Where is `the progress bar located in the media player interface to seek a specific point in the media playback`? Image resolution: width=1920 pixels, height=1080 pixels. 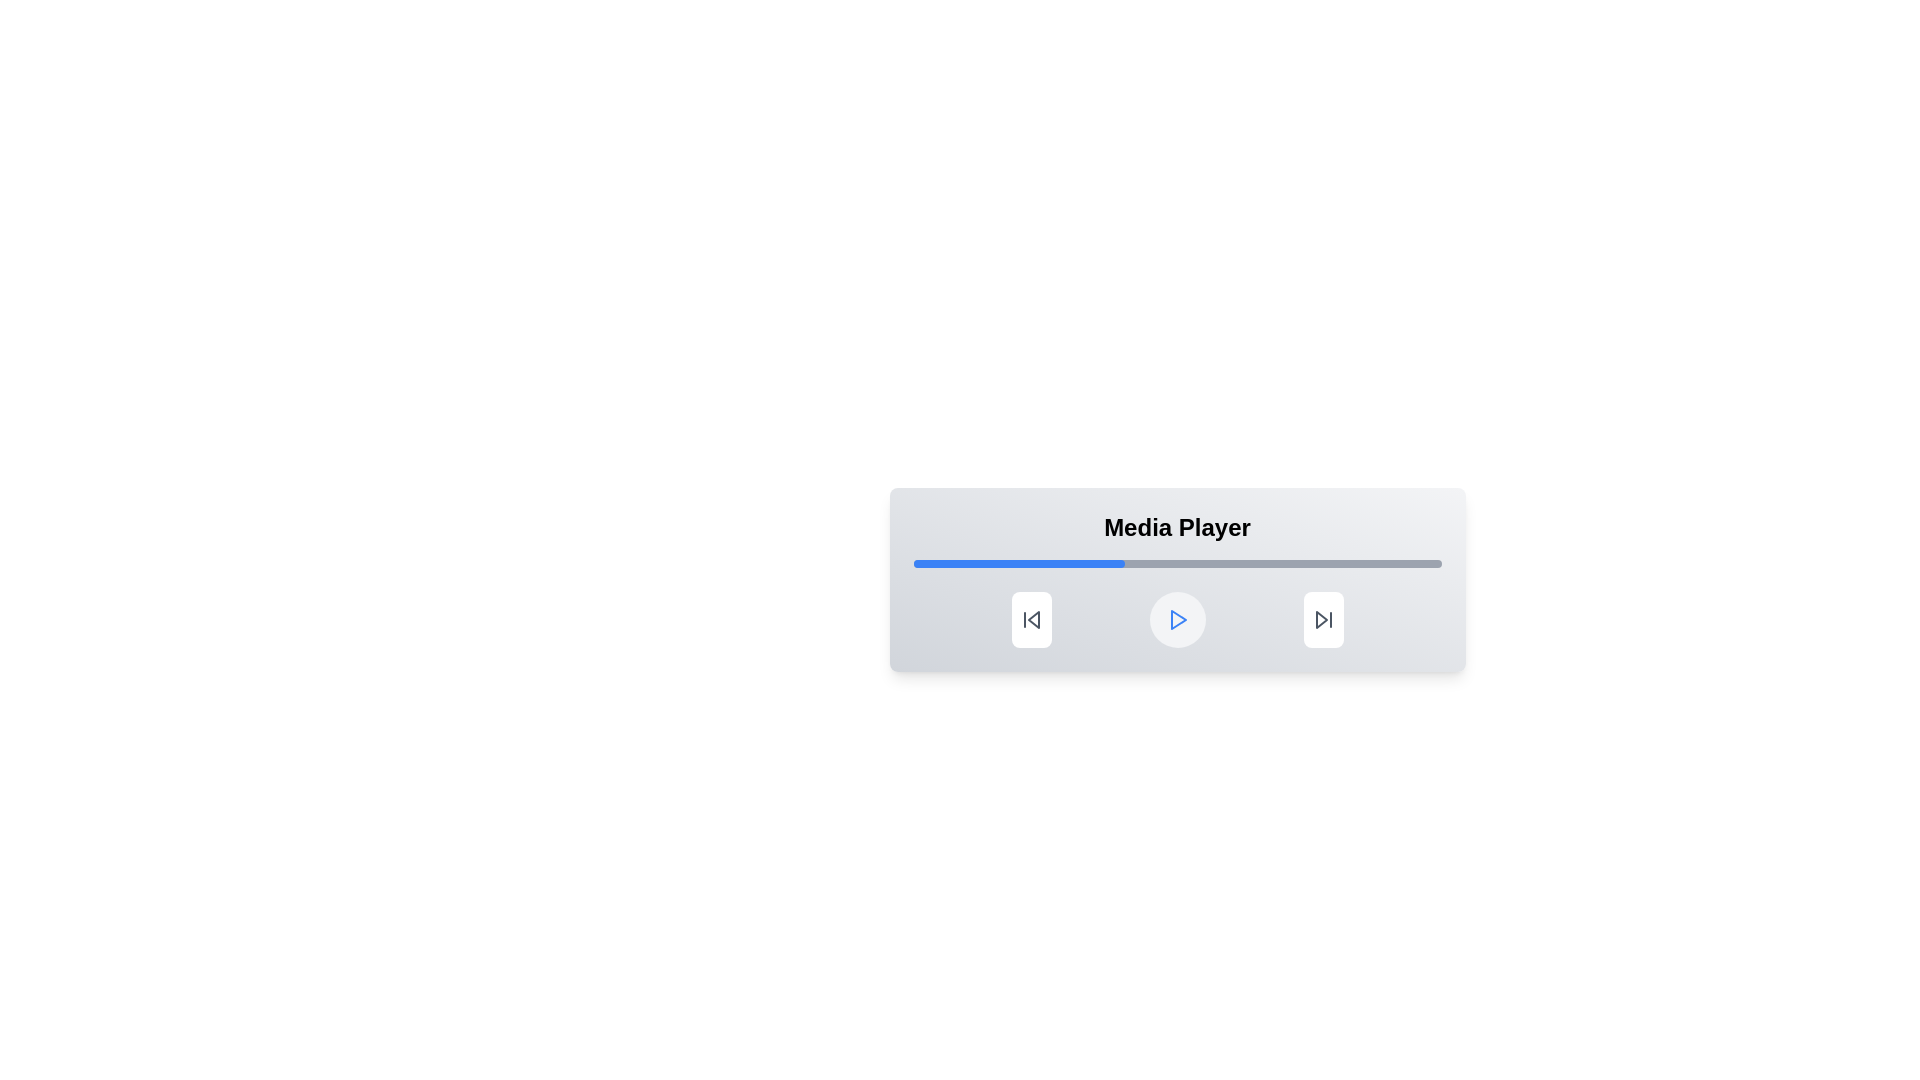 the progress bar located in the media player interface to seek a specific point in the media playback is located at coordinates (1177, 563).